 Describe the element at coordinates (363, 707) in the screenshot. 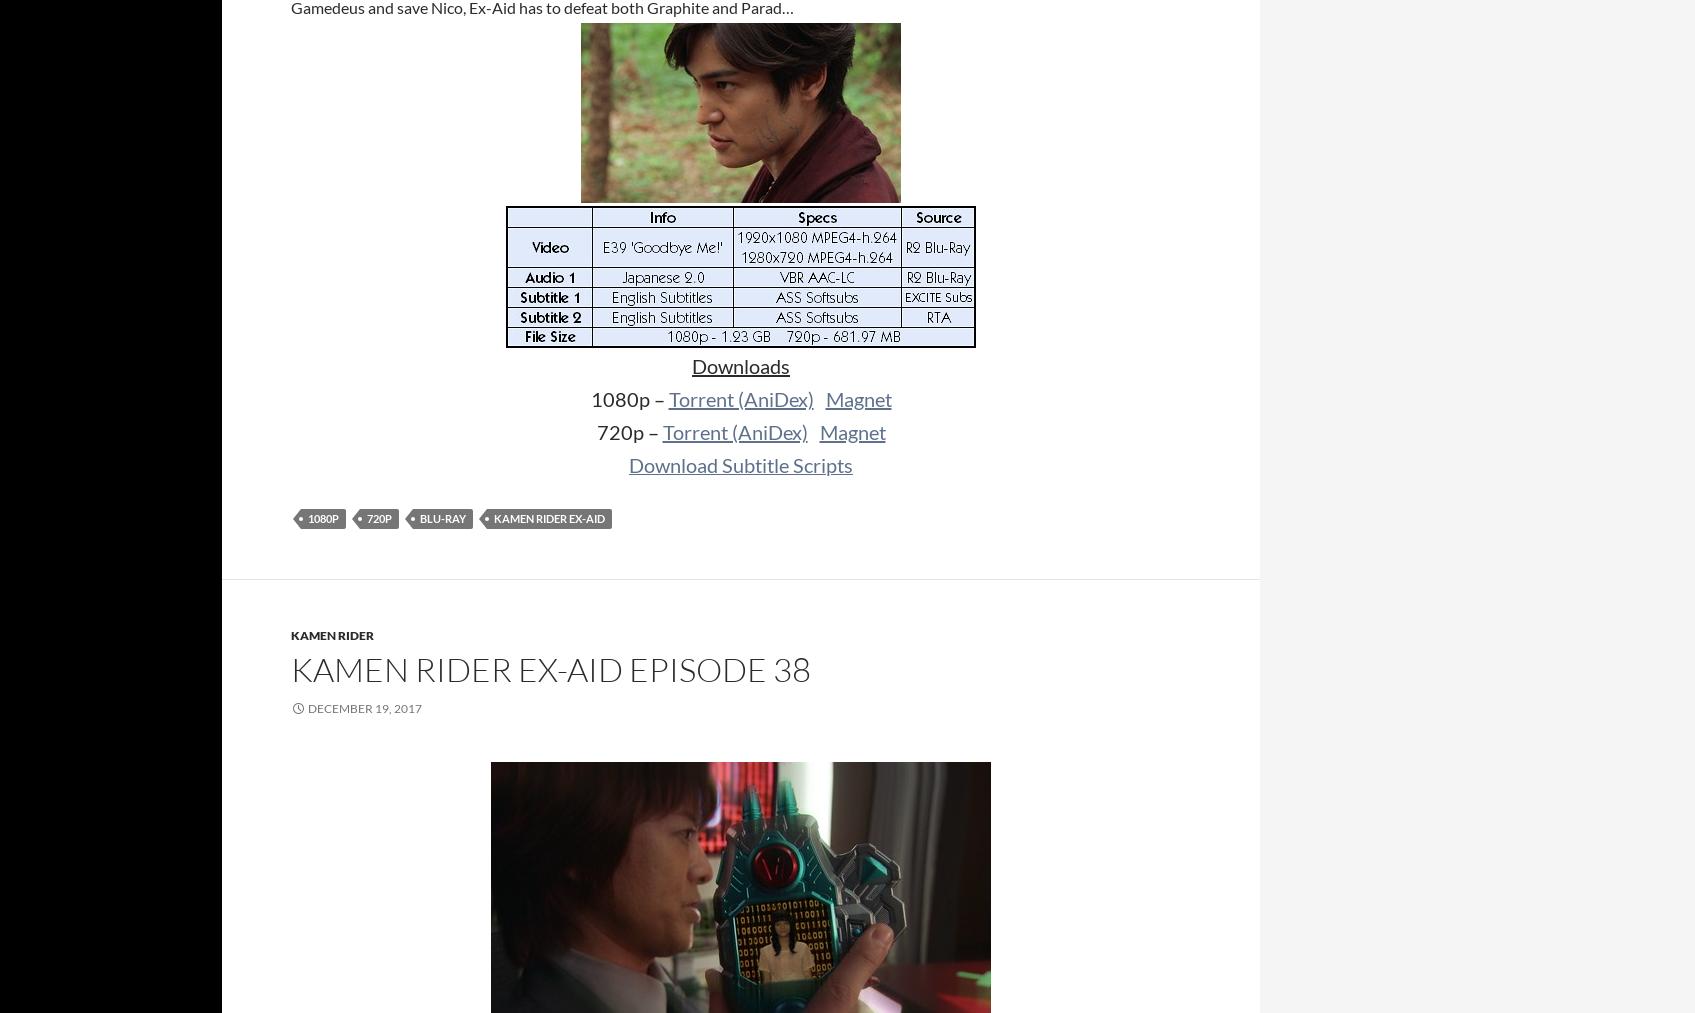

I see `'December 19, 2017'` at that location.